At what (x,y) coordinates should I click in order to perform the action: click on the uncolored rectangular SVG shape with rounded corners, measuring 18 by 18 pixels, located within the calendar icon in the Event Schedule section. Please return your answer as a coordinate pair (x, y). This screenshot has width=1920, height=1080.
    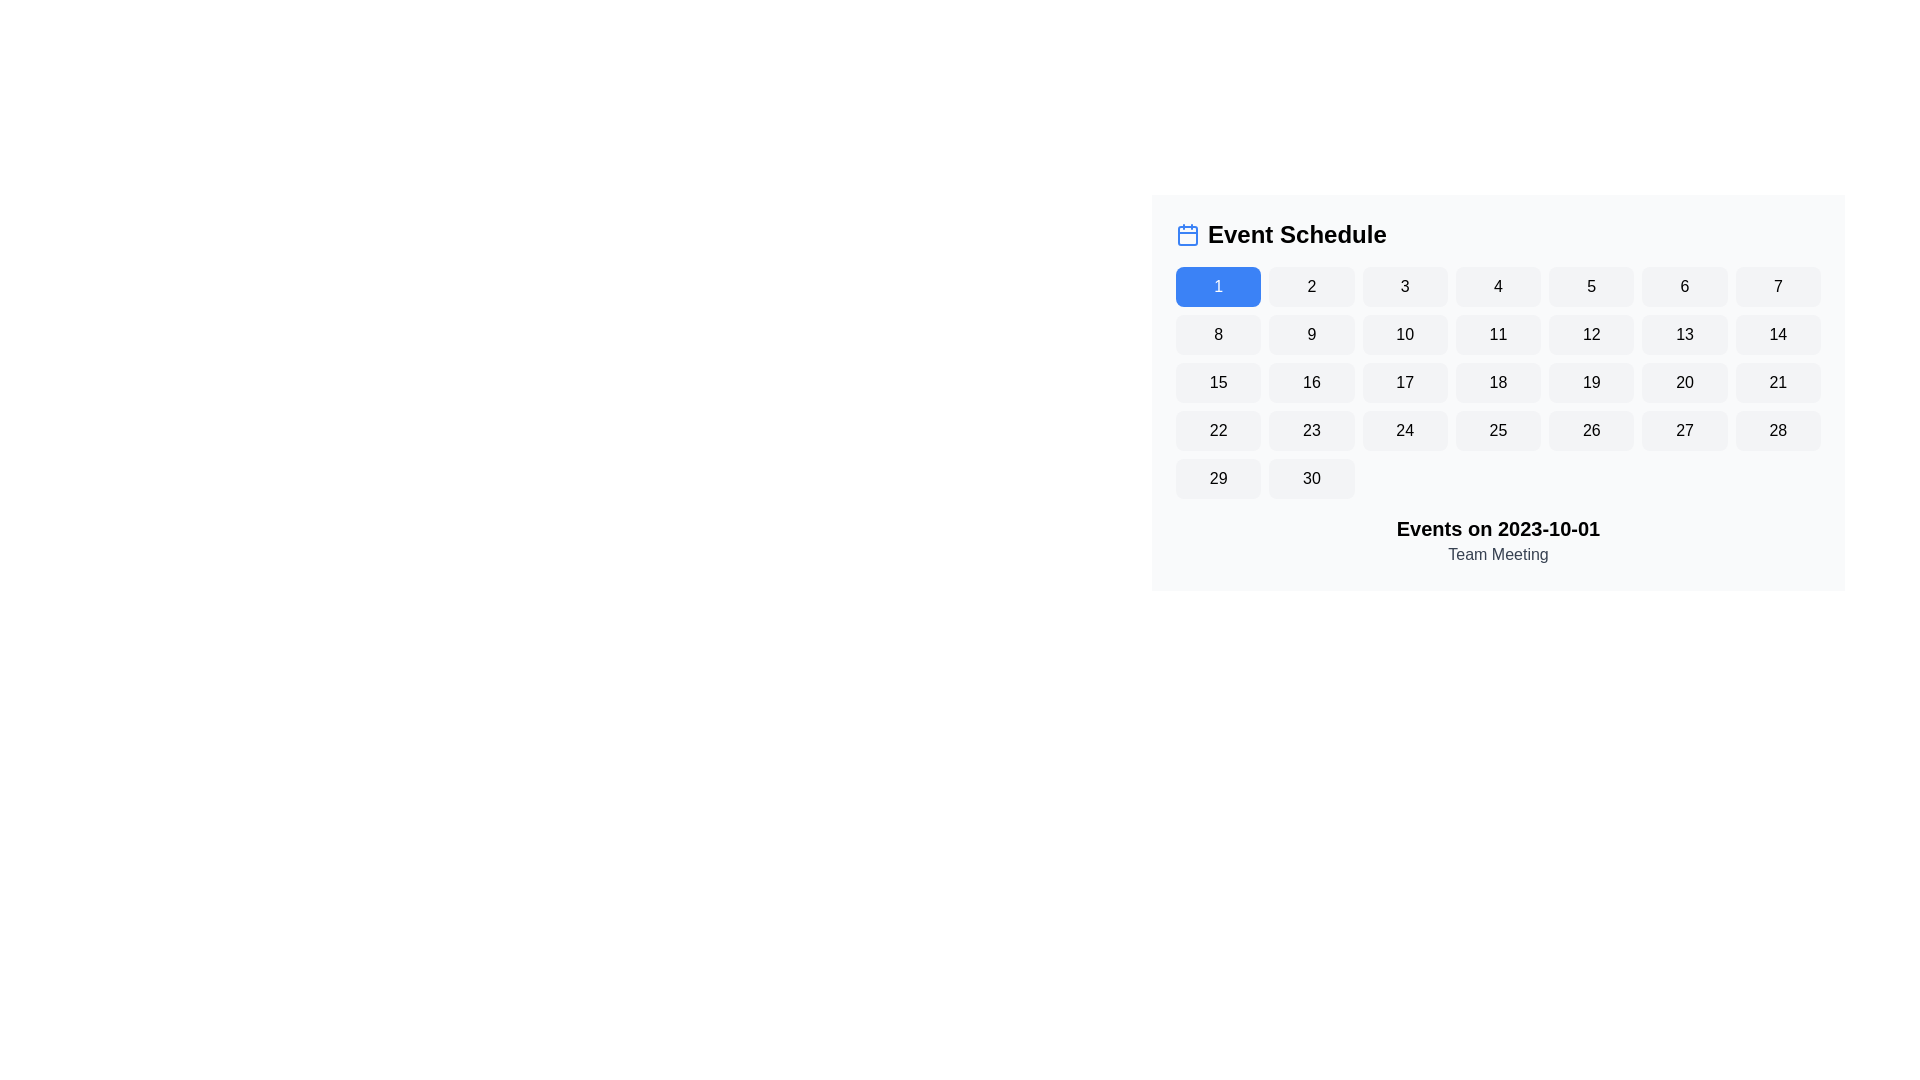
    Looking at the image, I should click on (1188, 234).